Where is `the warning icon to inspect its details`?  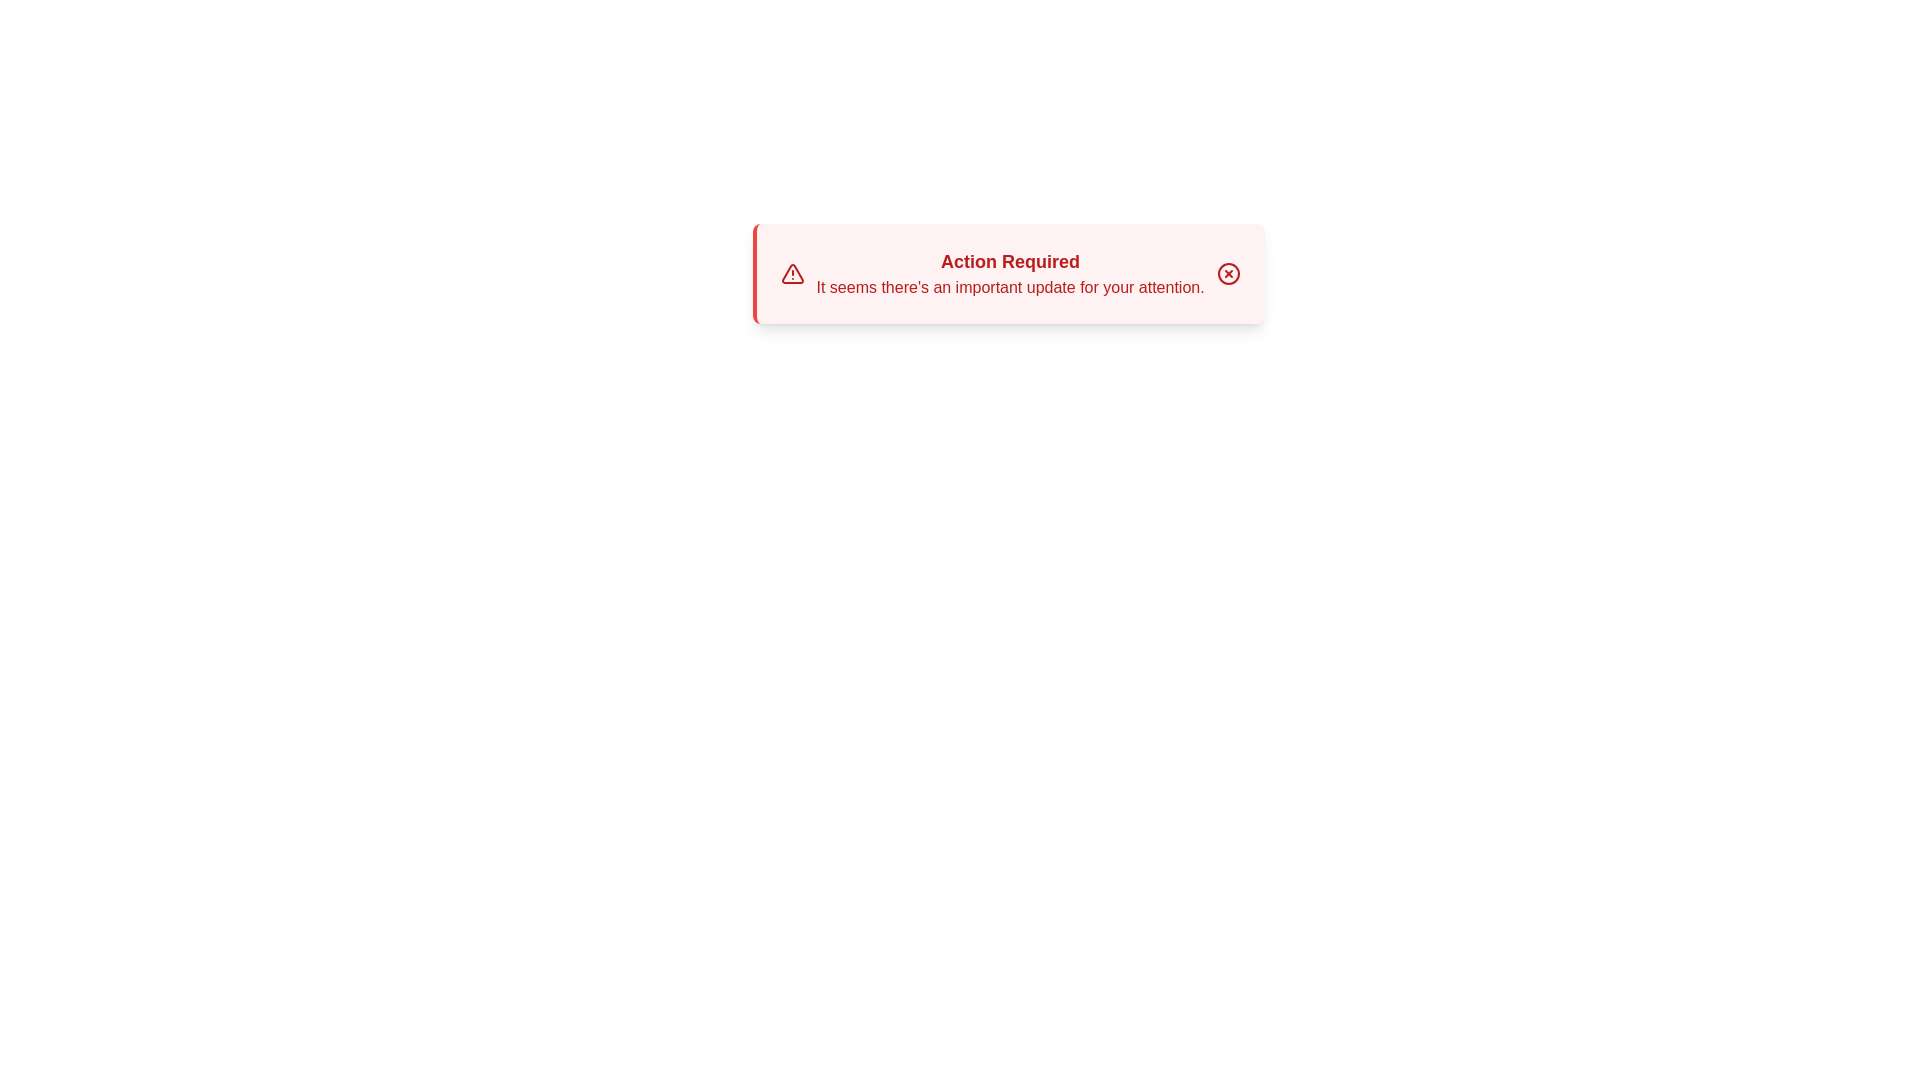 the warning icon to inspect its details is located at coordinates (791, 273).